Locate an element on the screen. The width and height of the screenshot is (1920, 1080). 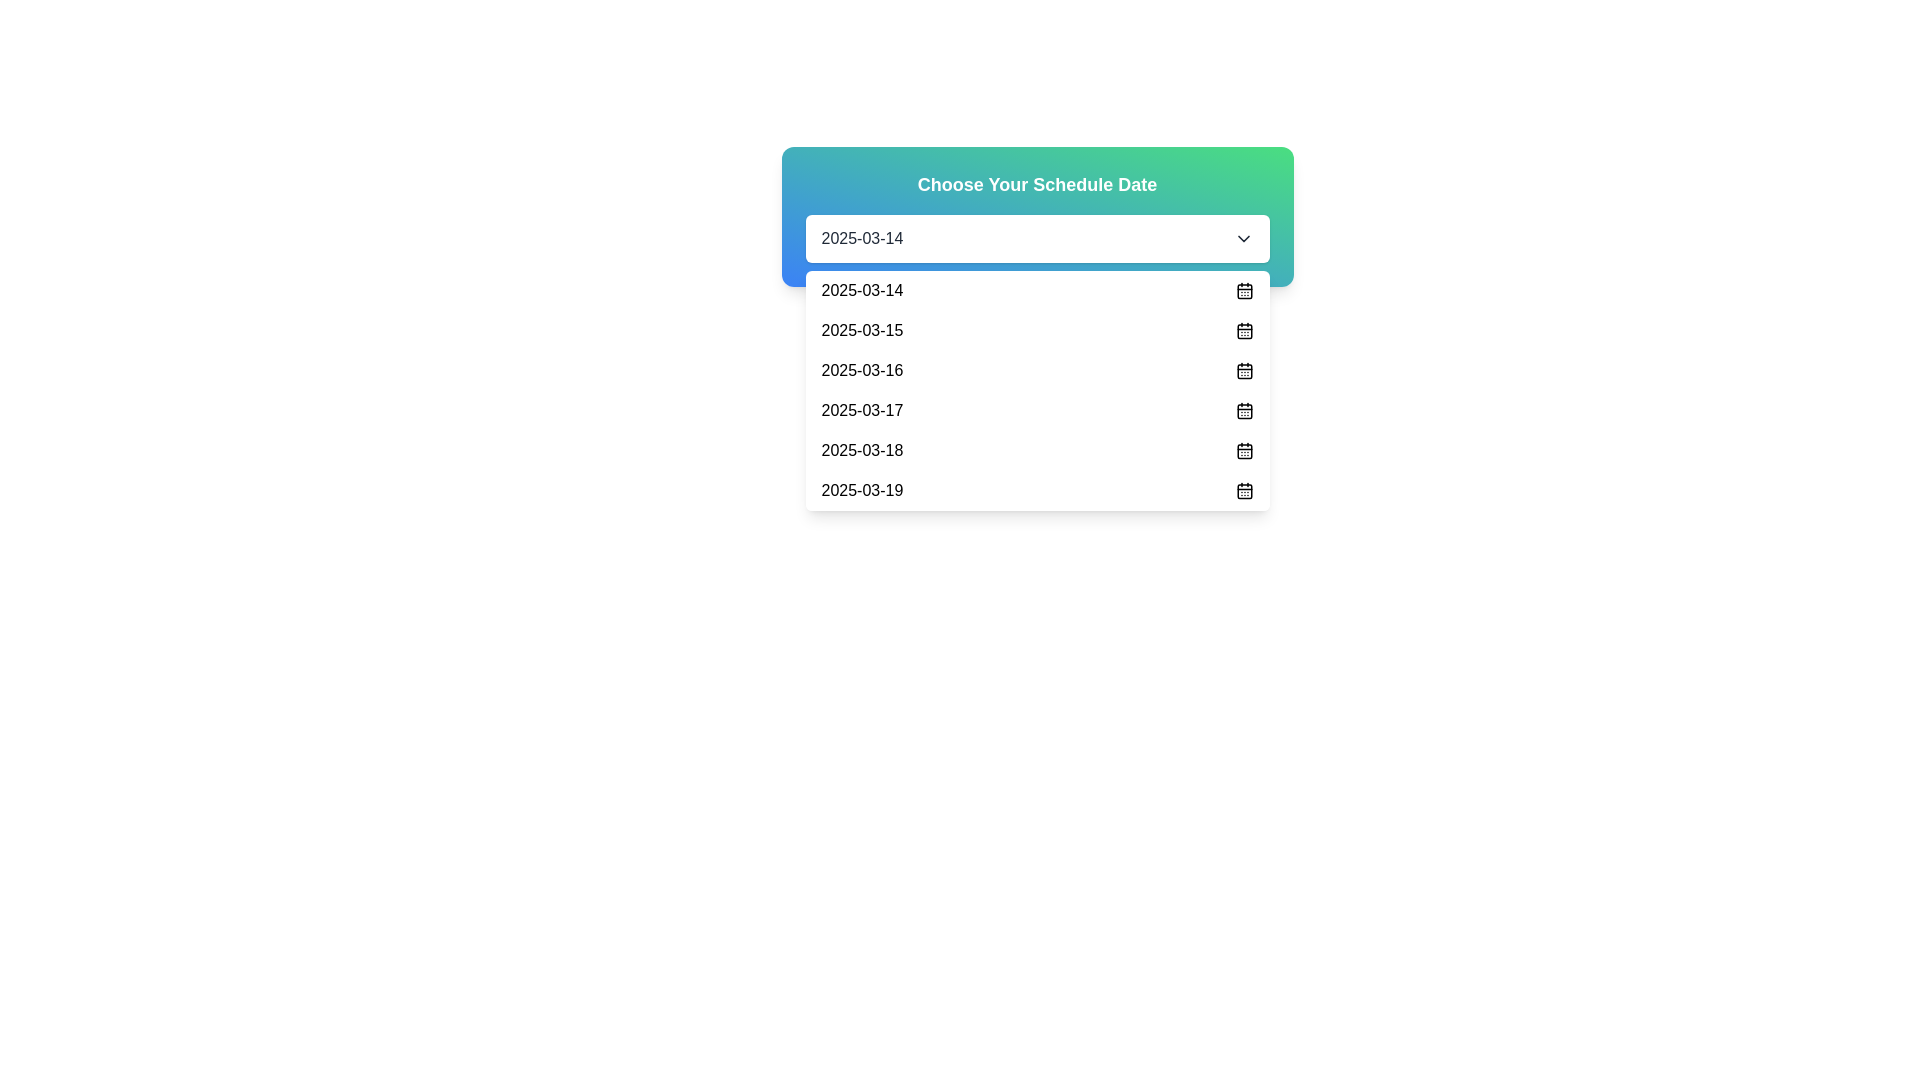
the calendar icon representing the date '2025-03-16' in the fifth entry of the list, located at the far-right end of the row is located at coordinates (1243, 370).